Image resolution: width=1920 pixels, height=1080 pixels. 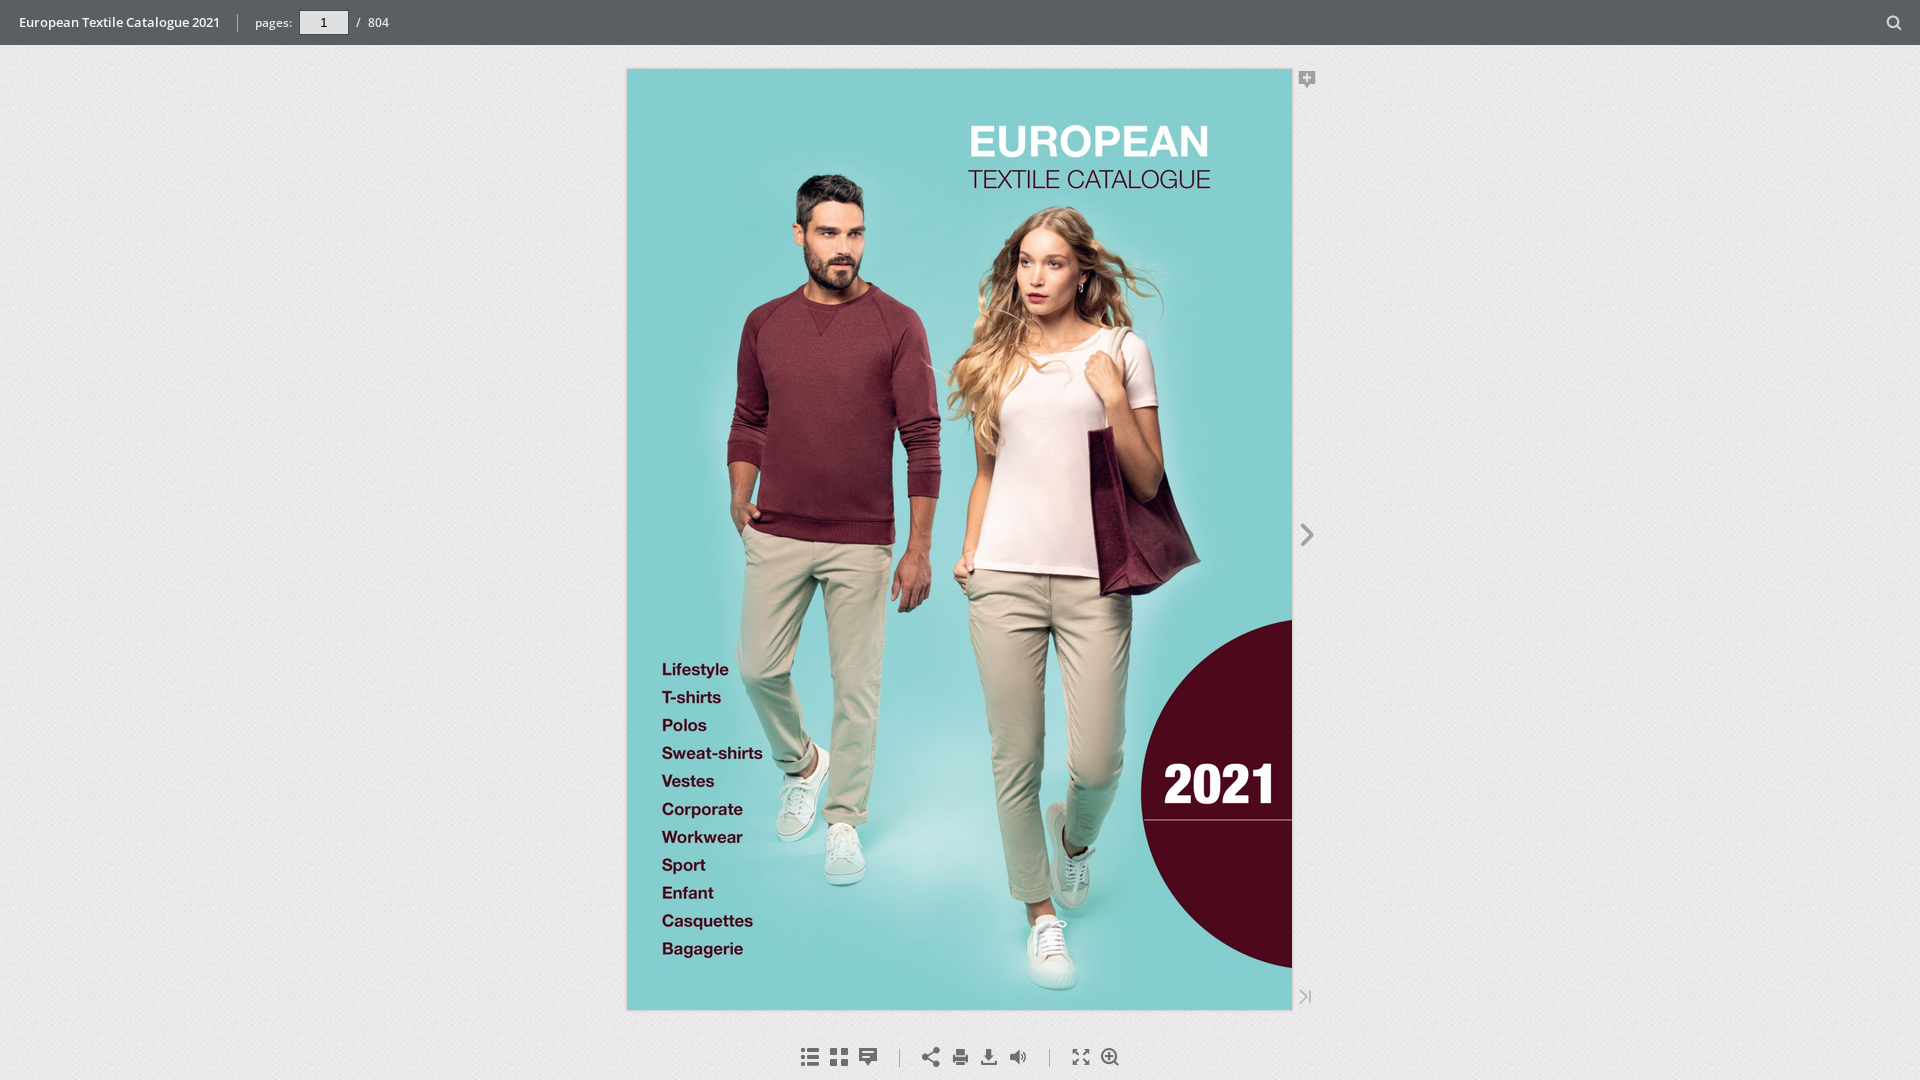 What do you see at coordinates (838, 1056) in the screenshot?
I see `'Thumbnails'` at bounding box center [838, 1056].